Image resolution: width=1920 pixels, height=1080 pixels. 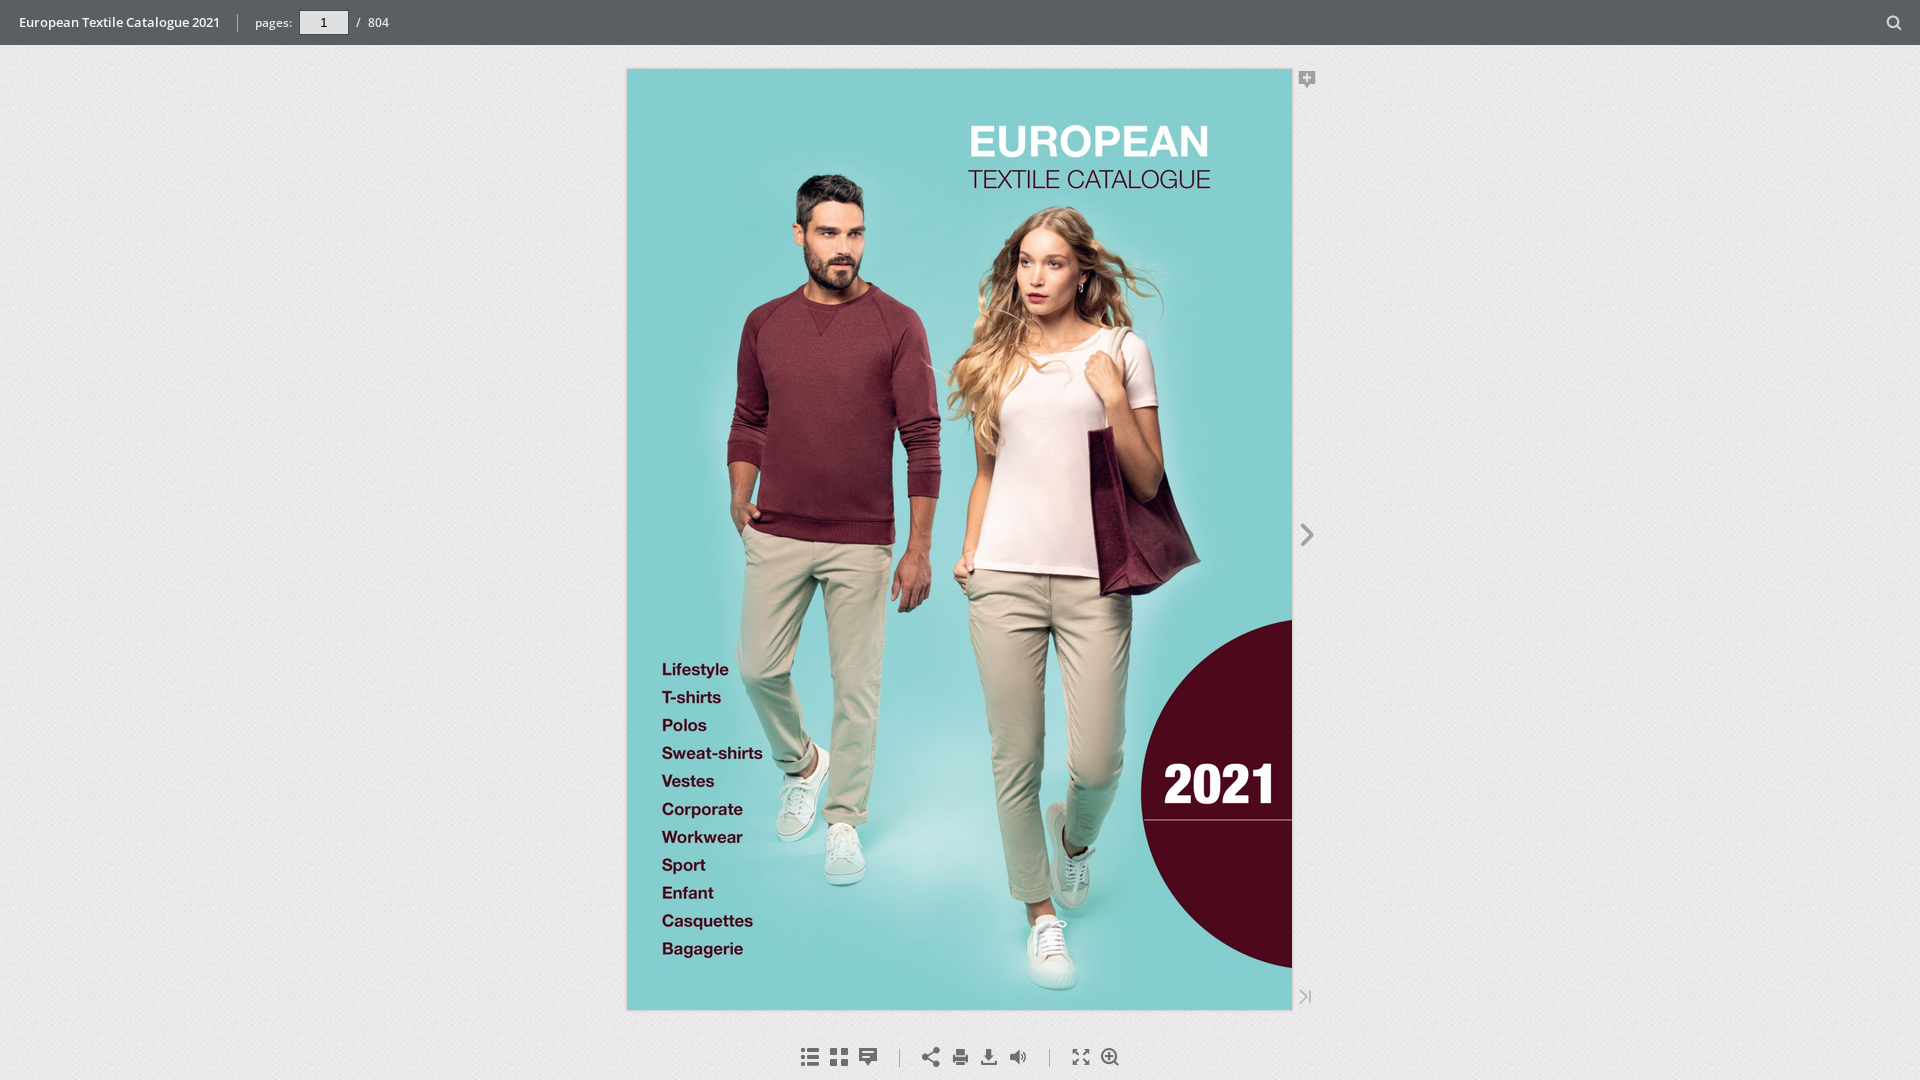 What do you see at coordinates (838, 1056) in the screenshot?
I see `'Thumbnails'` at bounding box center [838, 1056].